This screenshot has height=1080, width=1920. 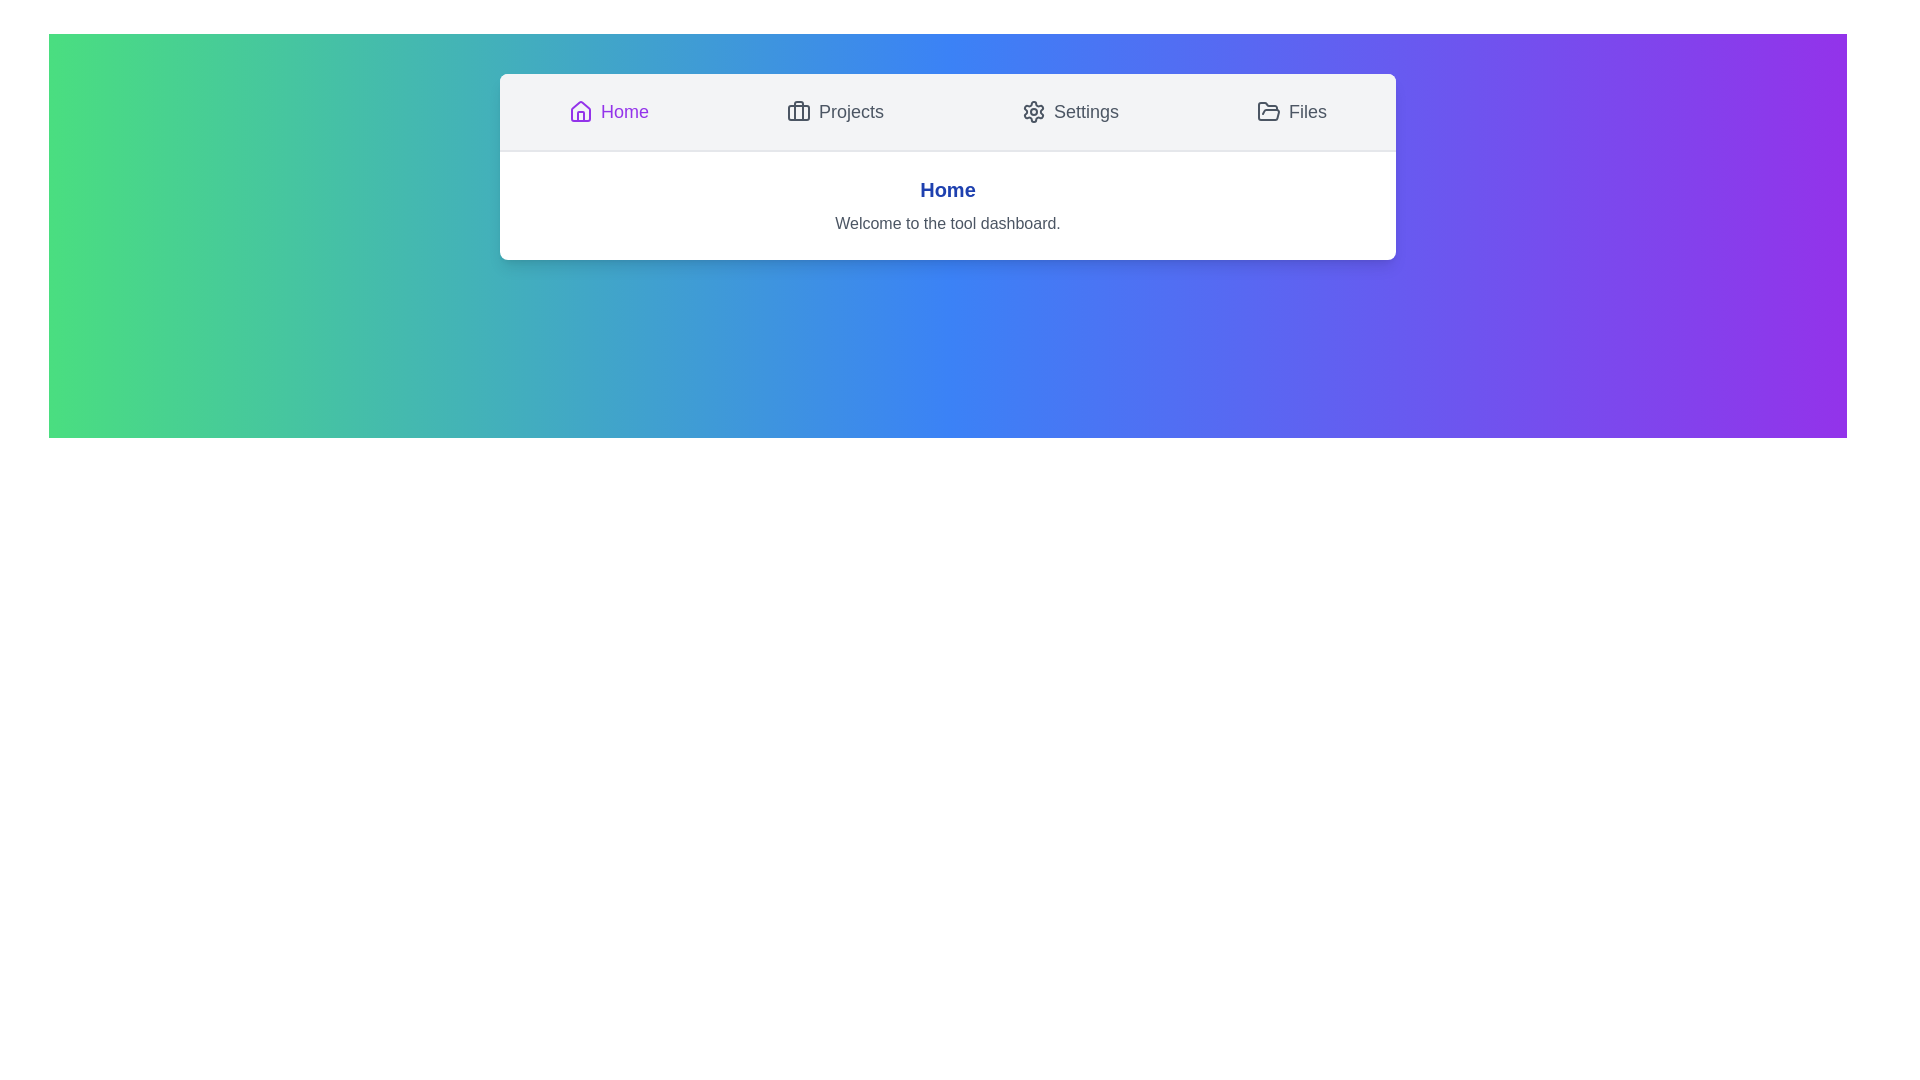 I want to click on the Files button to observe its hover effect, so click(x=1291, y=111).